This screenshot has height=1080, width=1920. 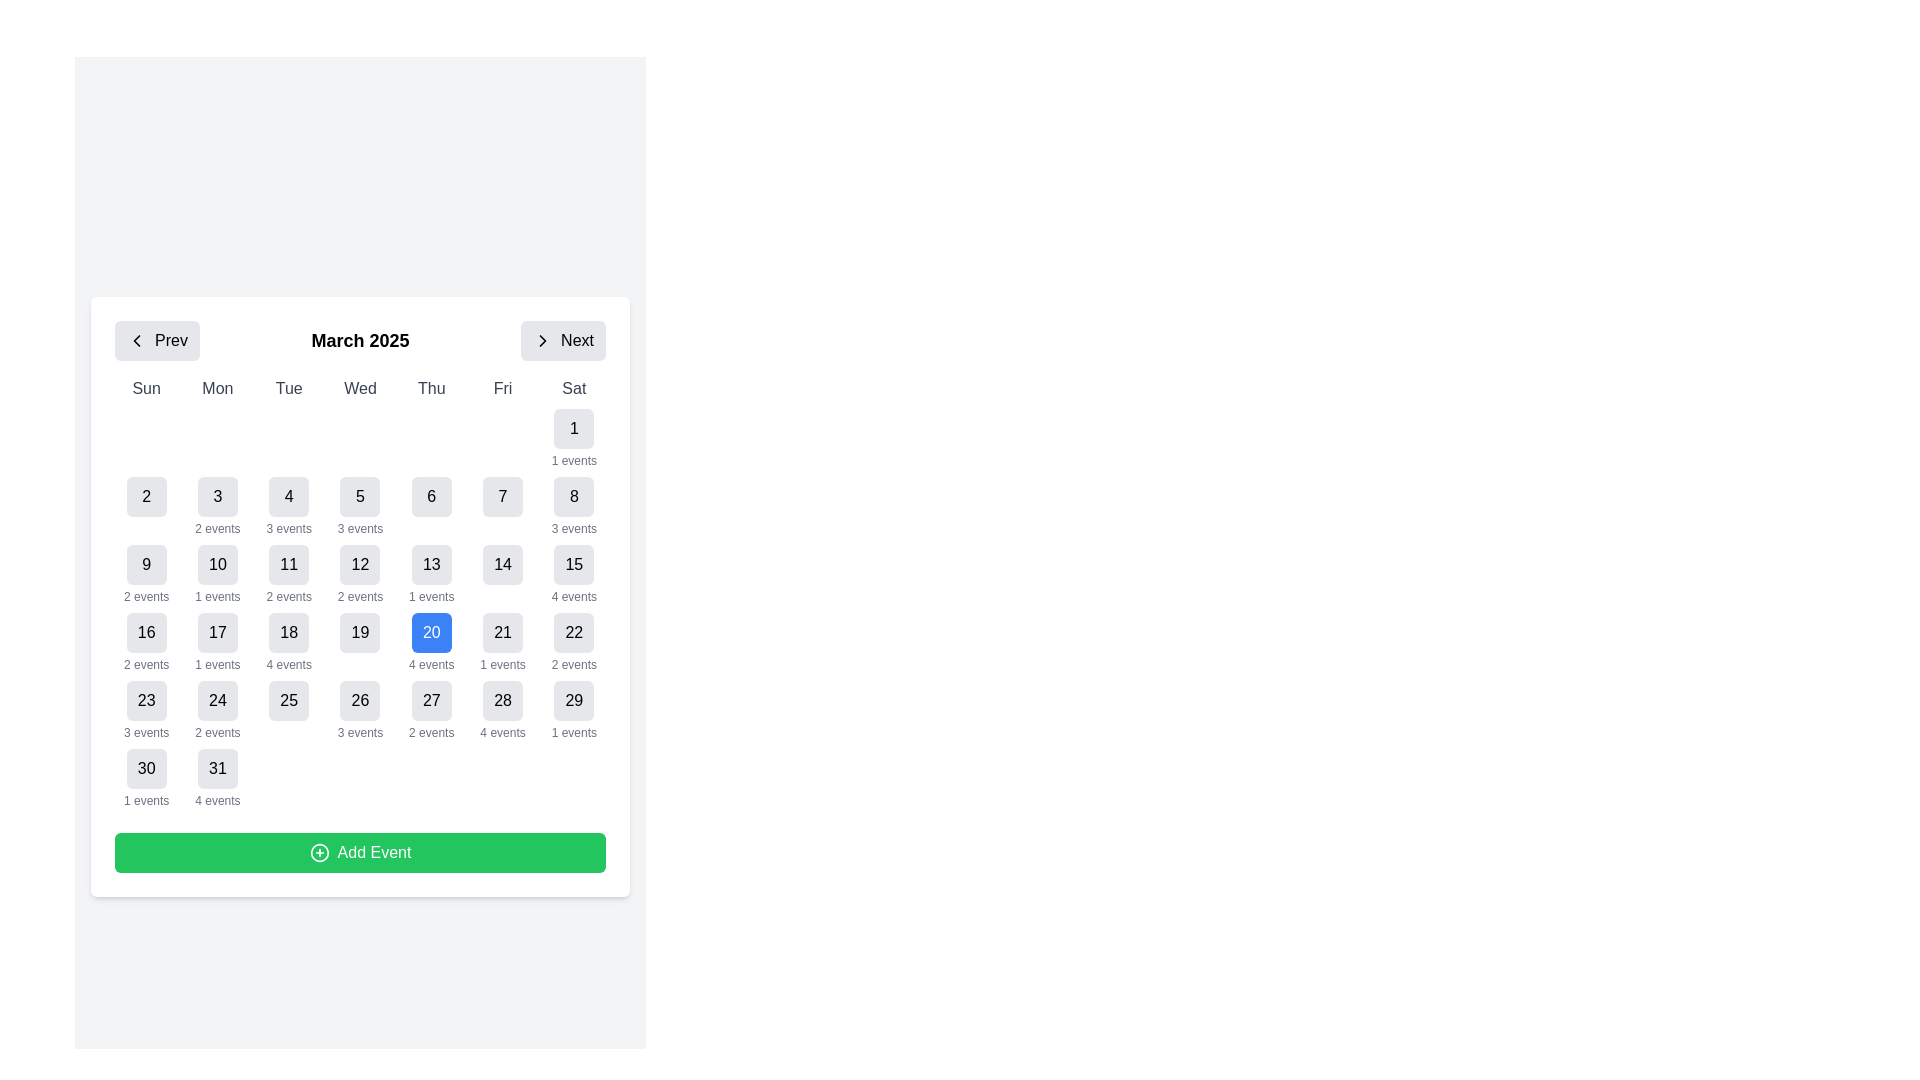 I want to click on the calendar date button representing '2', so click(x=145, y=496).